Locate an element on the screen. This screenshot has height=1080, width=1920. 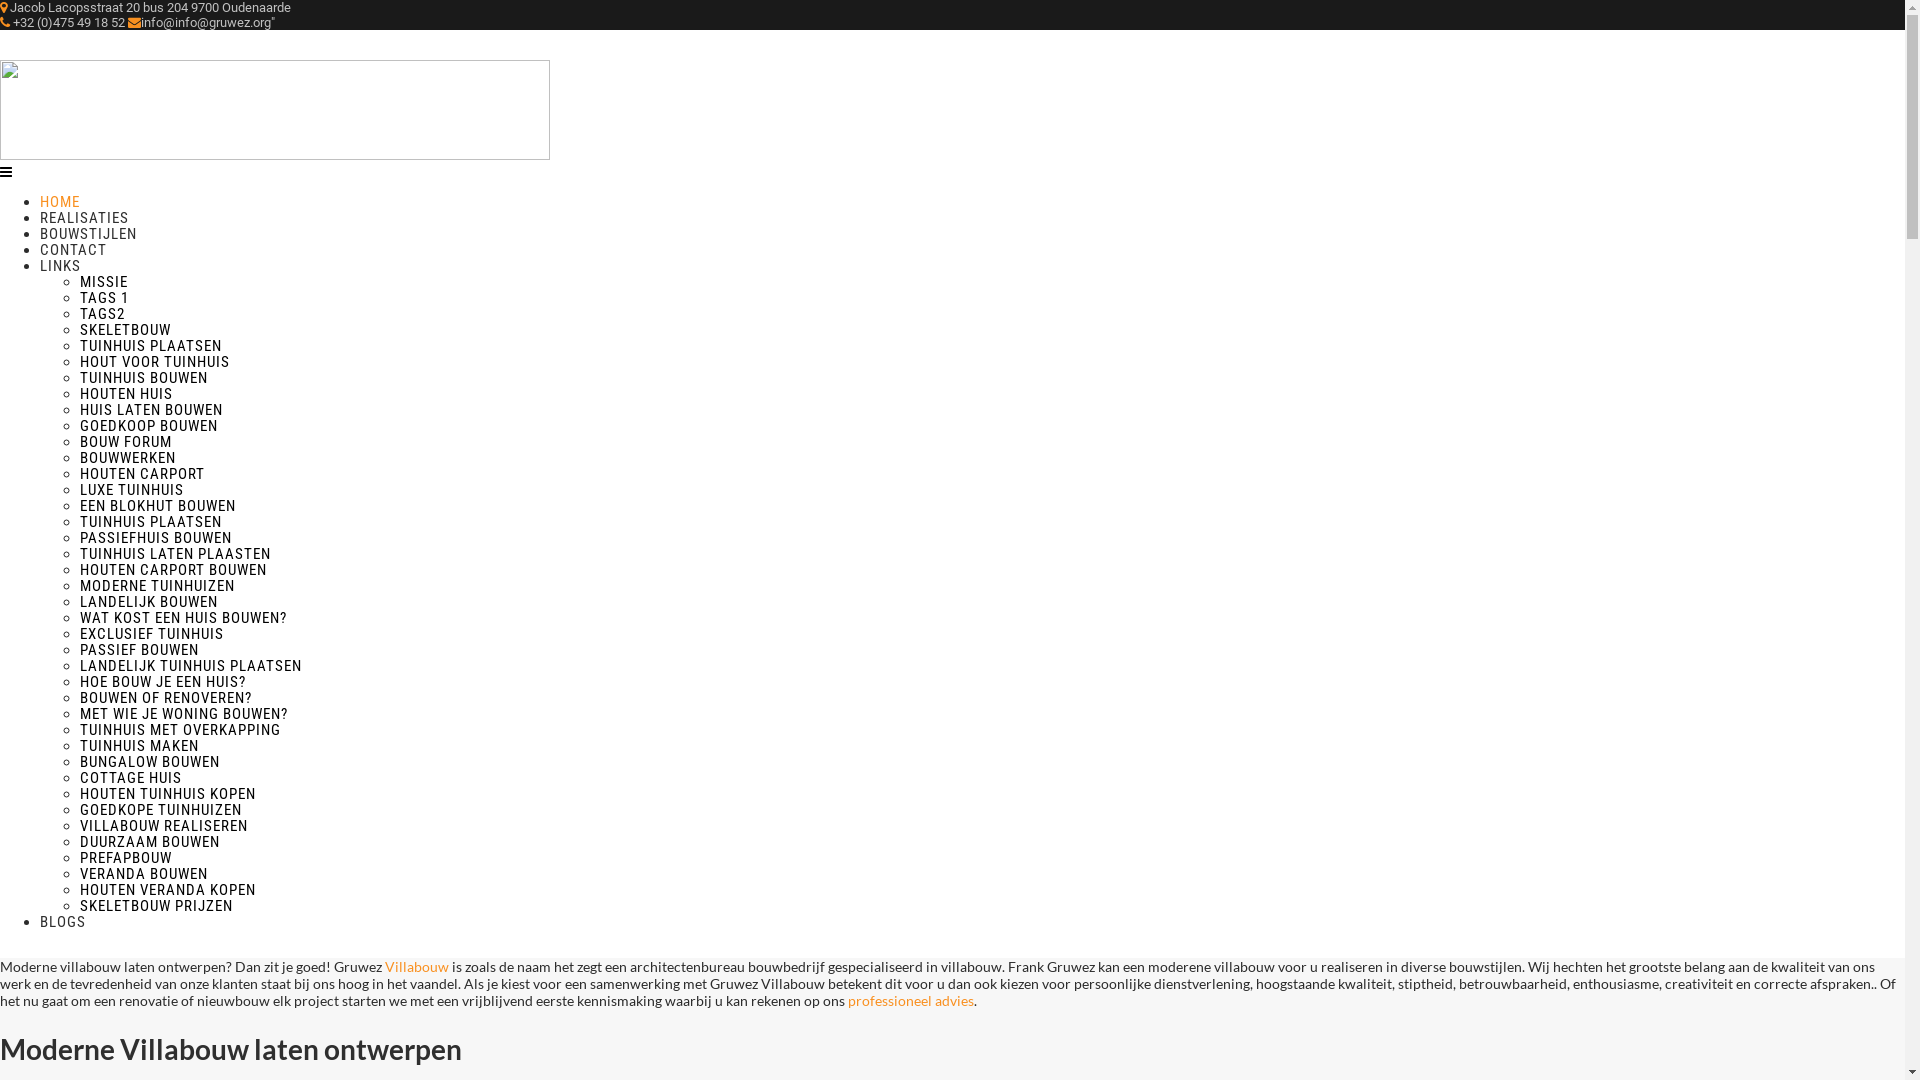
'HOUTEN CARPORT BOUWEN' is located at coordinates (173, 570).